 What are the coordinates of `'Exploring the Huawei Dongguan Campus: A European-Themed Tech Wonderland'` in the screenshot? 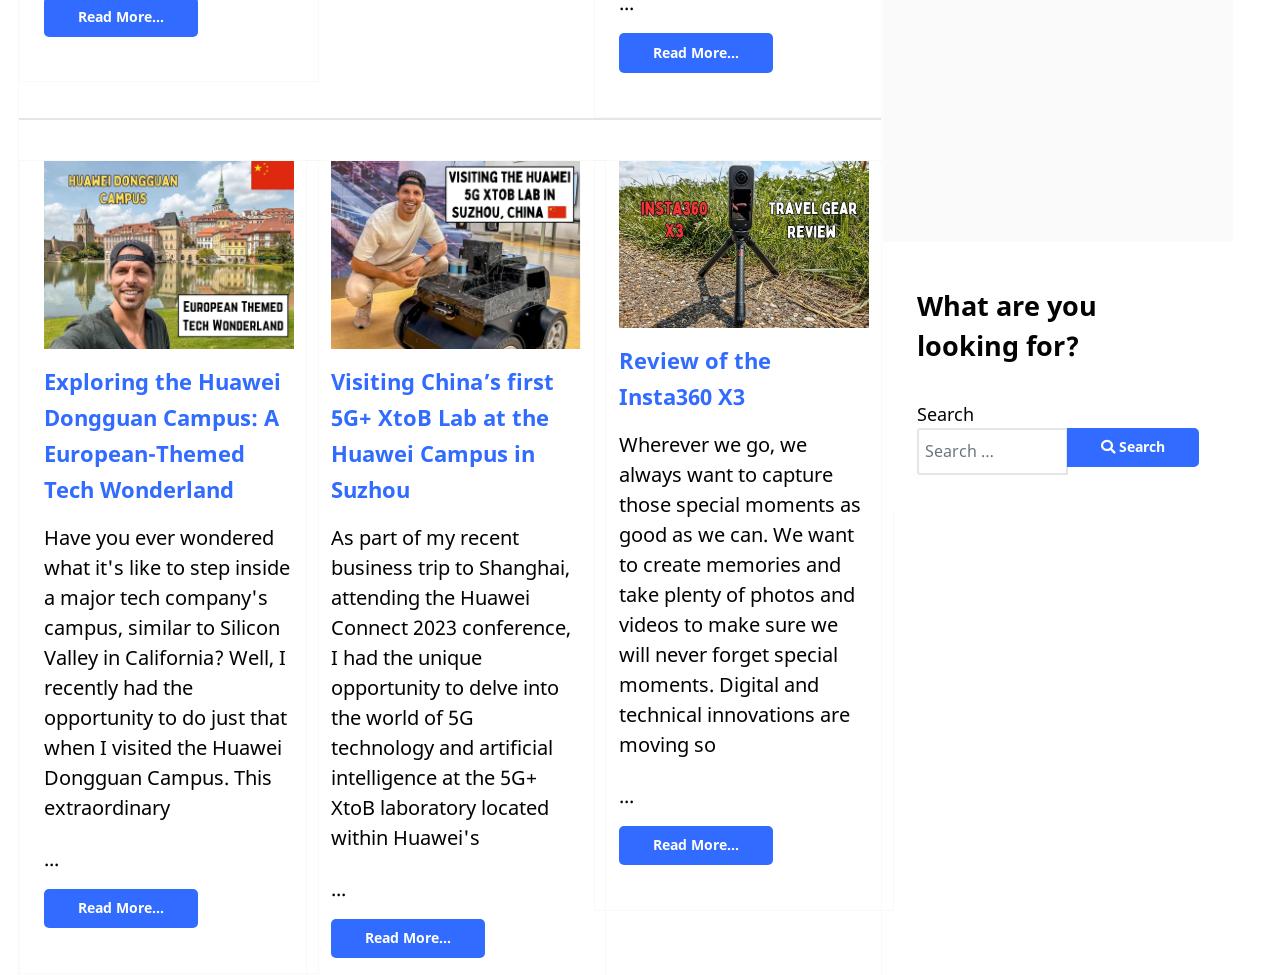 It's located at (161, 434).